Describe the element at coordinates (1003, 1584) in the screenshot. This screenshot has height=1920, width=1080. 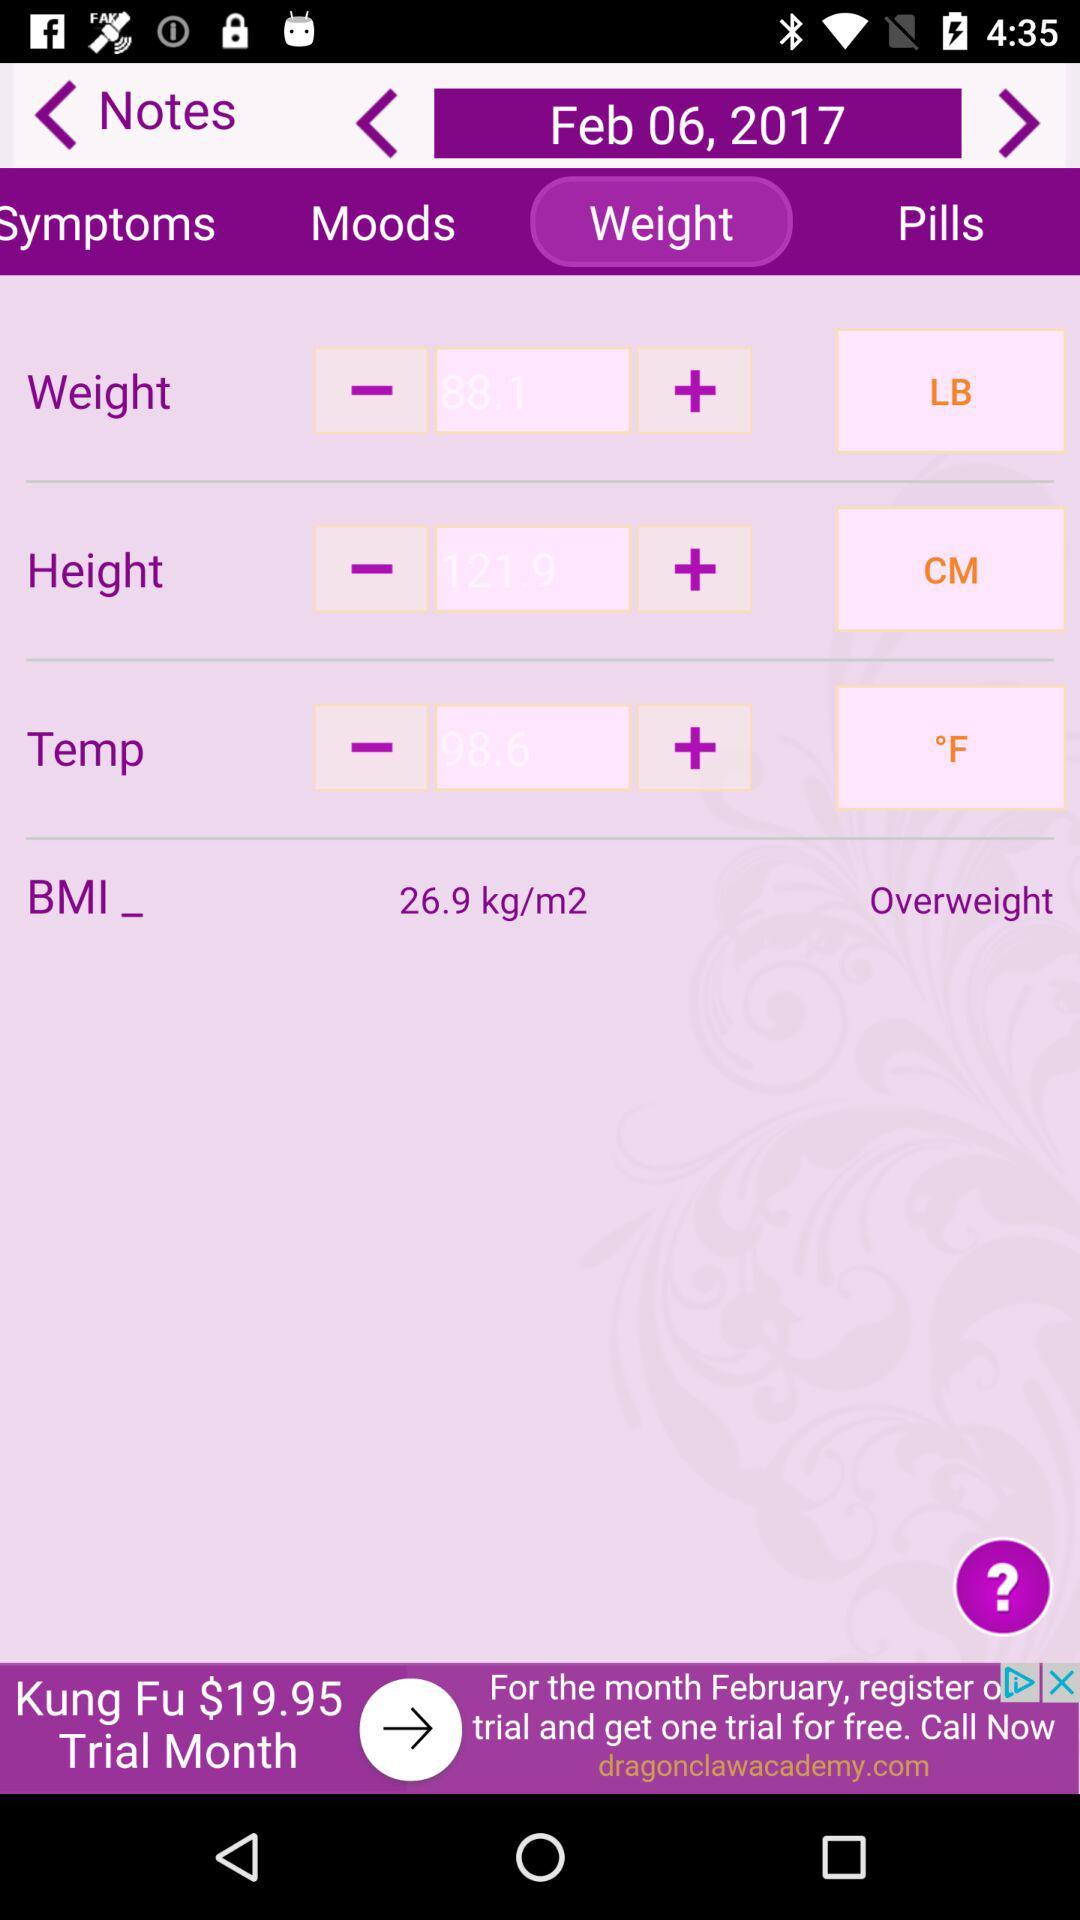
I see `click on the question mark` at that location.